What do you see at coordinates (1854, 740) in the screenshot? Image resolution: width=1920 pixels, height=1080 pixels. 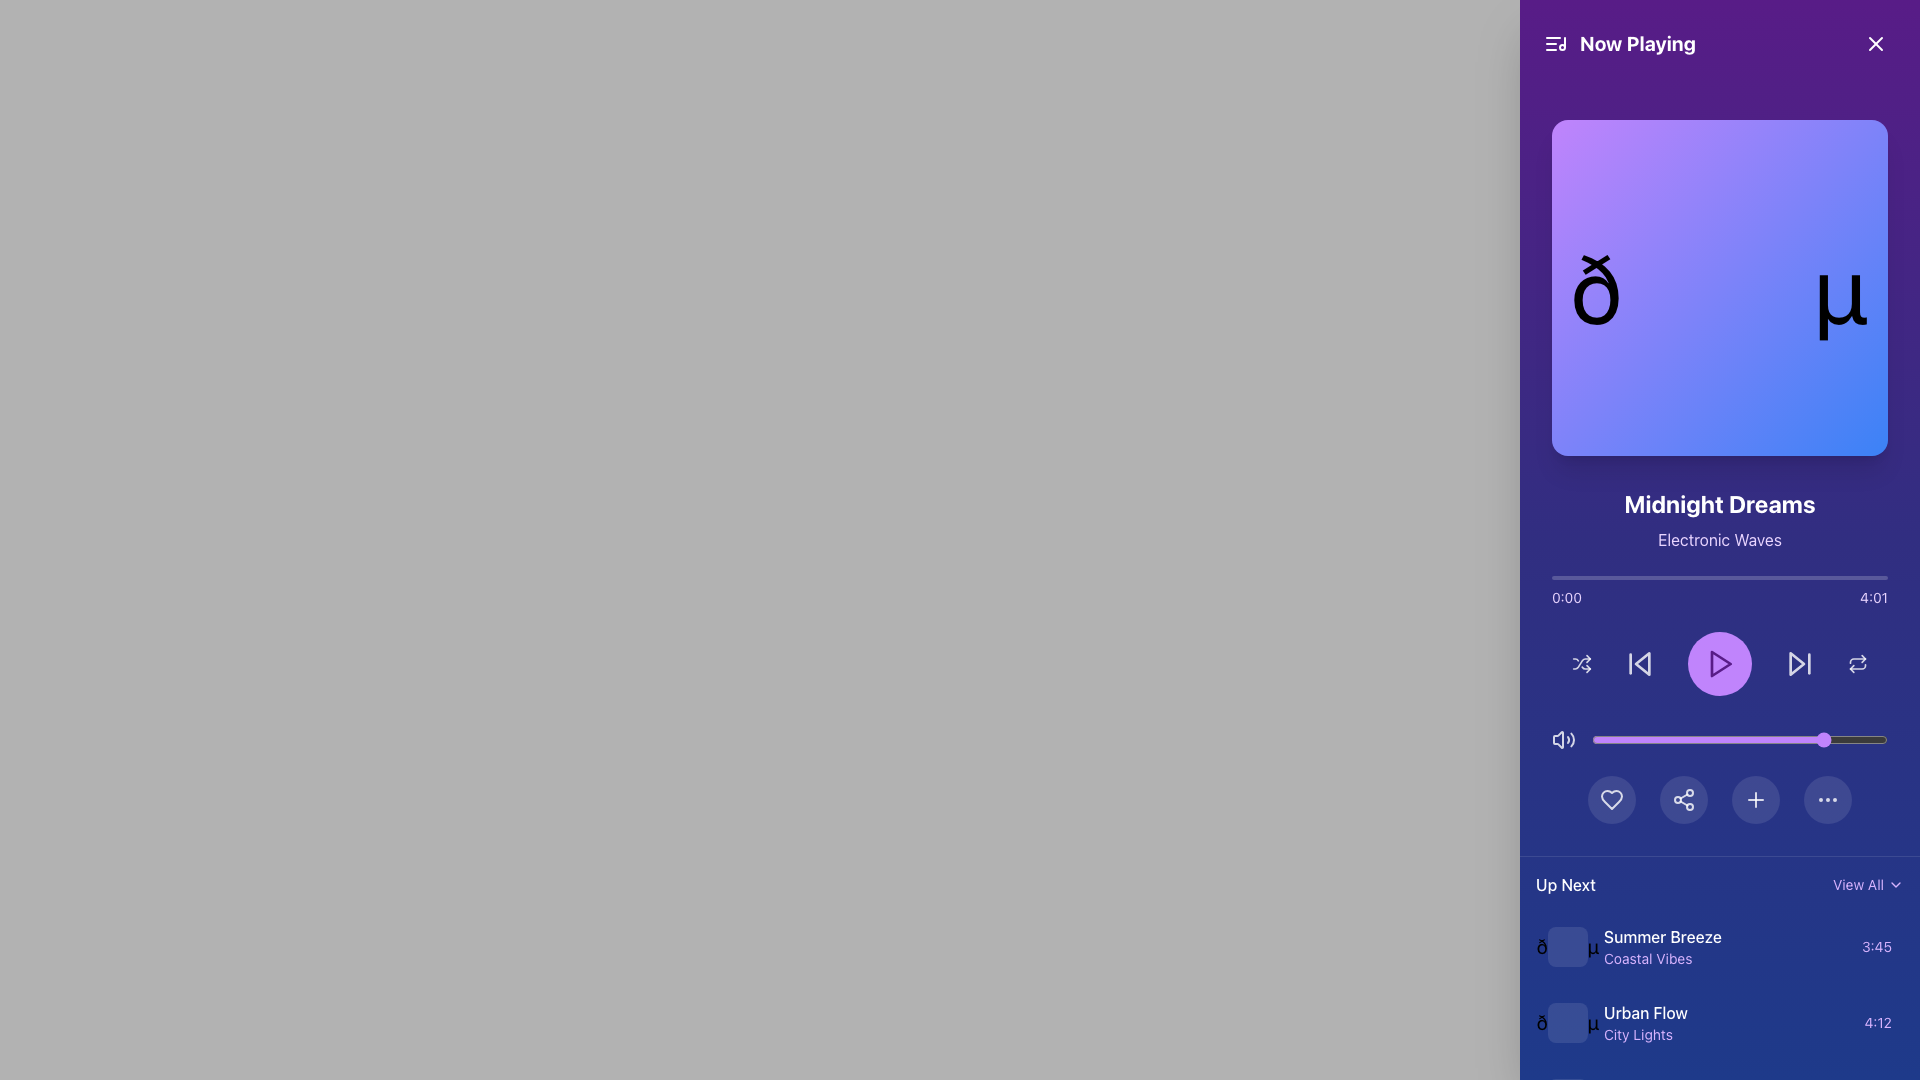 I see `slider value` at bounding box center [1854, 740].